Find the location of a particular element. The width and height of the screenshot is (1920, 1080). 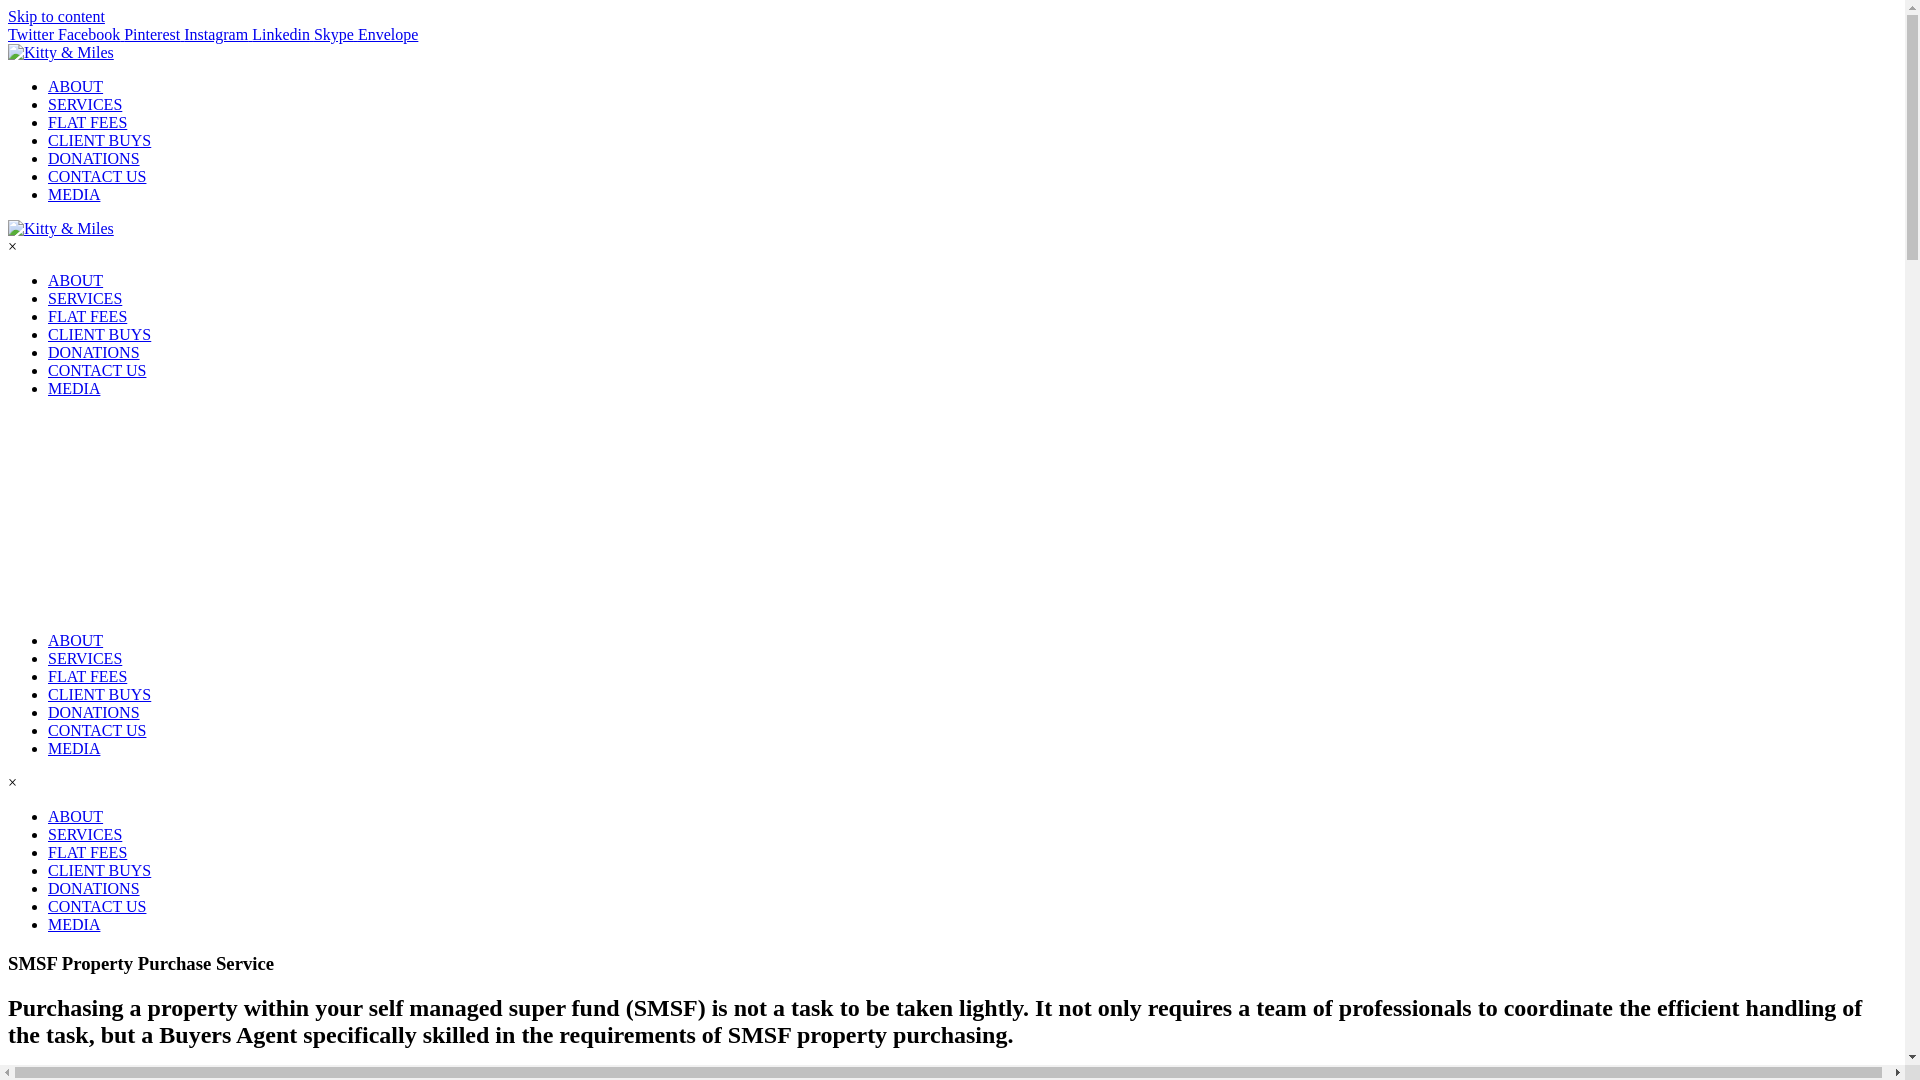

'SERVICES' is located at coordinates (84, 658).